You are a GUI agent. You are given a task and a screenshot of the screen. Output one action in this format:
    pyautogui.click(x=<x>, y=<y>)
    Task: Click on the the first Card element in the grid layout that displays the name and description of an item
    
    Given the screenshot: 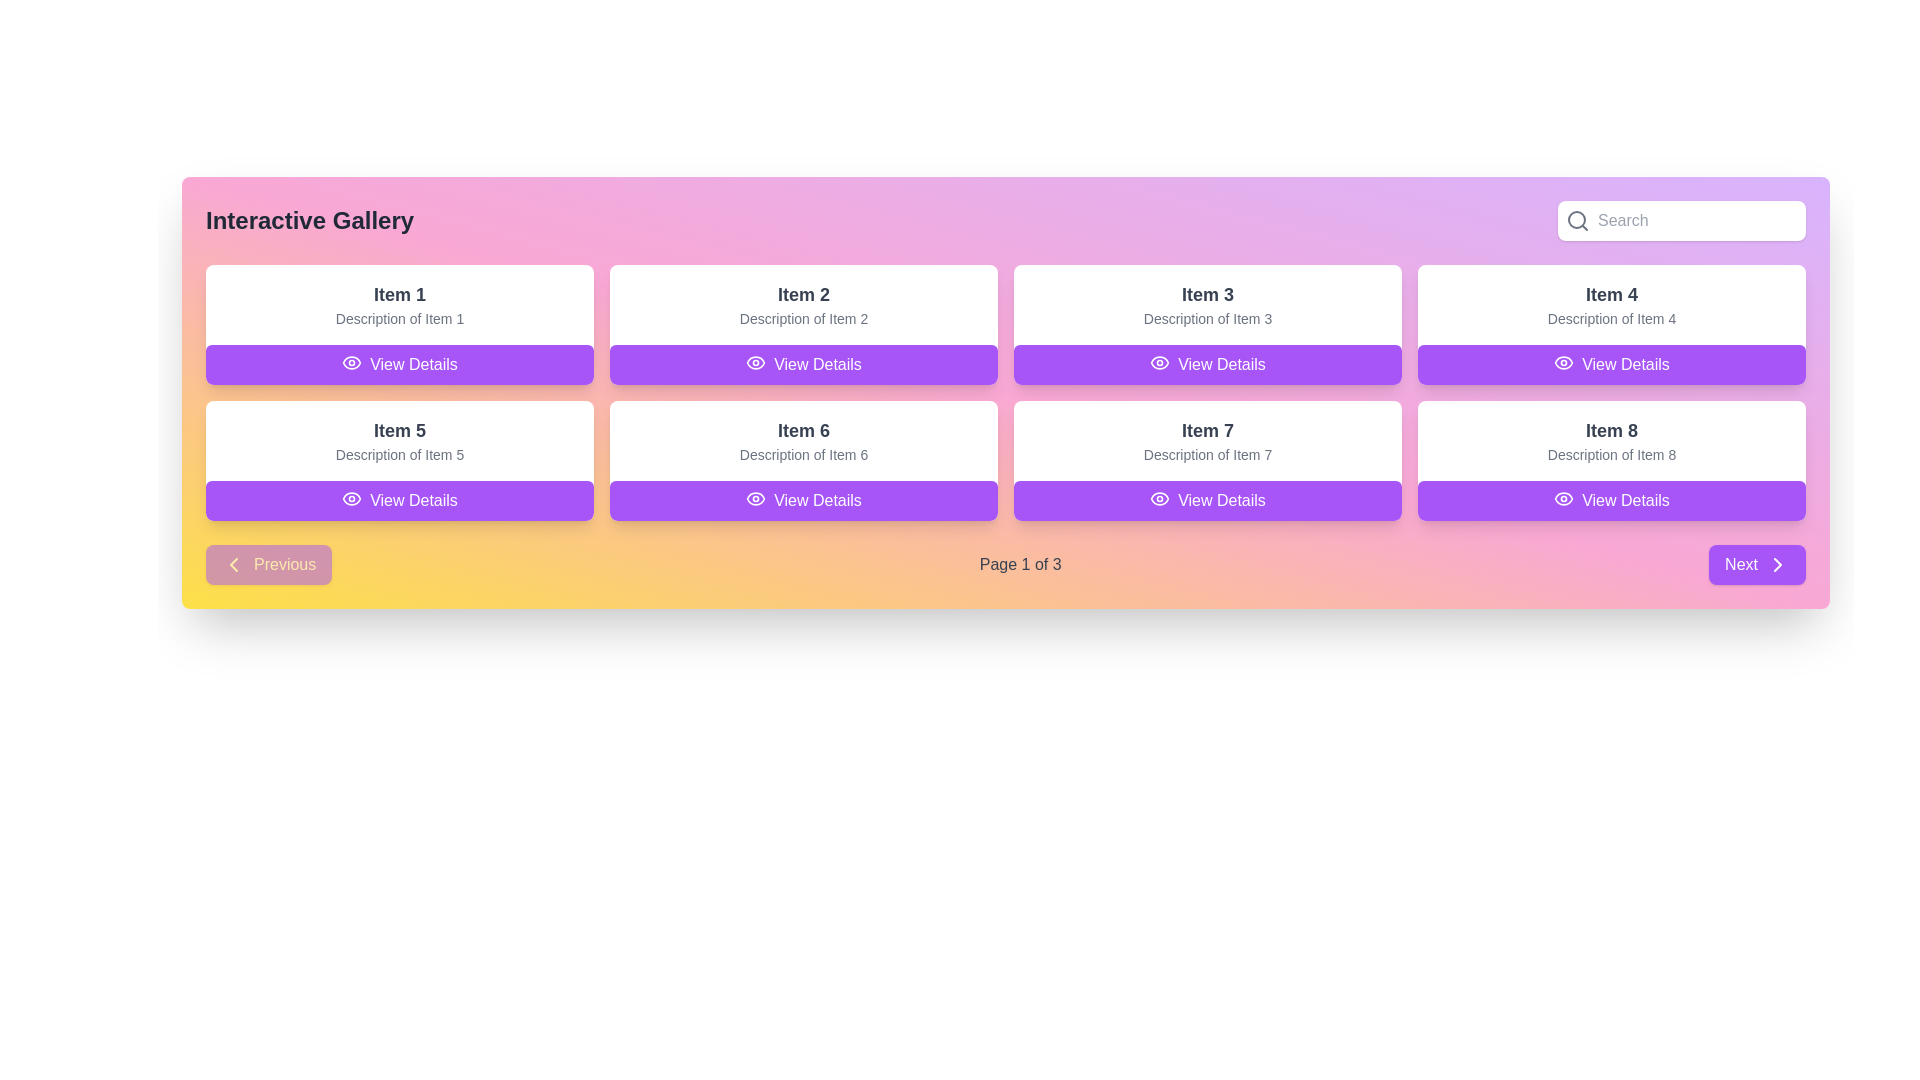 What is the action you would take?
    pyautogui.click(x=399, y=304)
    